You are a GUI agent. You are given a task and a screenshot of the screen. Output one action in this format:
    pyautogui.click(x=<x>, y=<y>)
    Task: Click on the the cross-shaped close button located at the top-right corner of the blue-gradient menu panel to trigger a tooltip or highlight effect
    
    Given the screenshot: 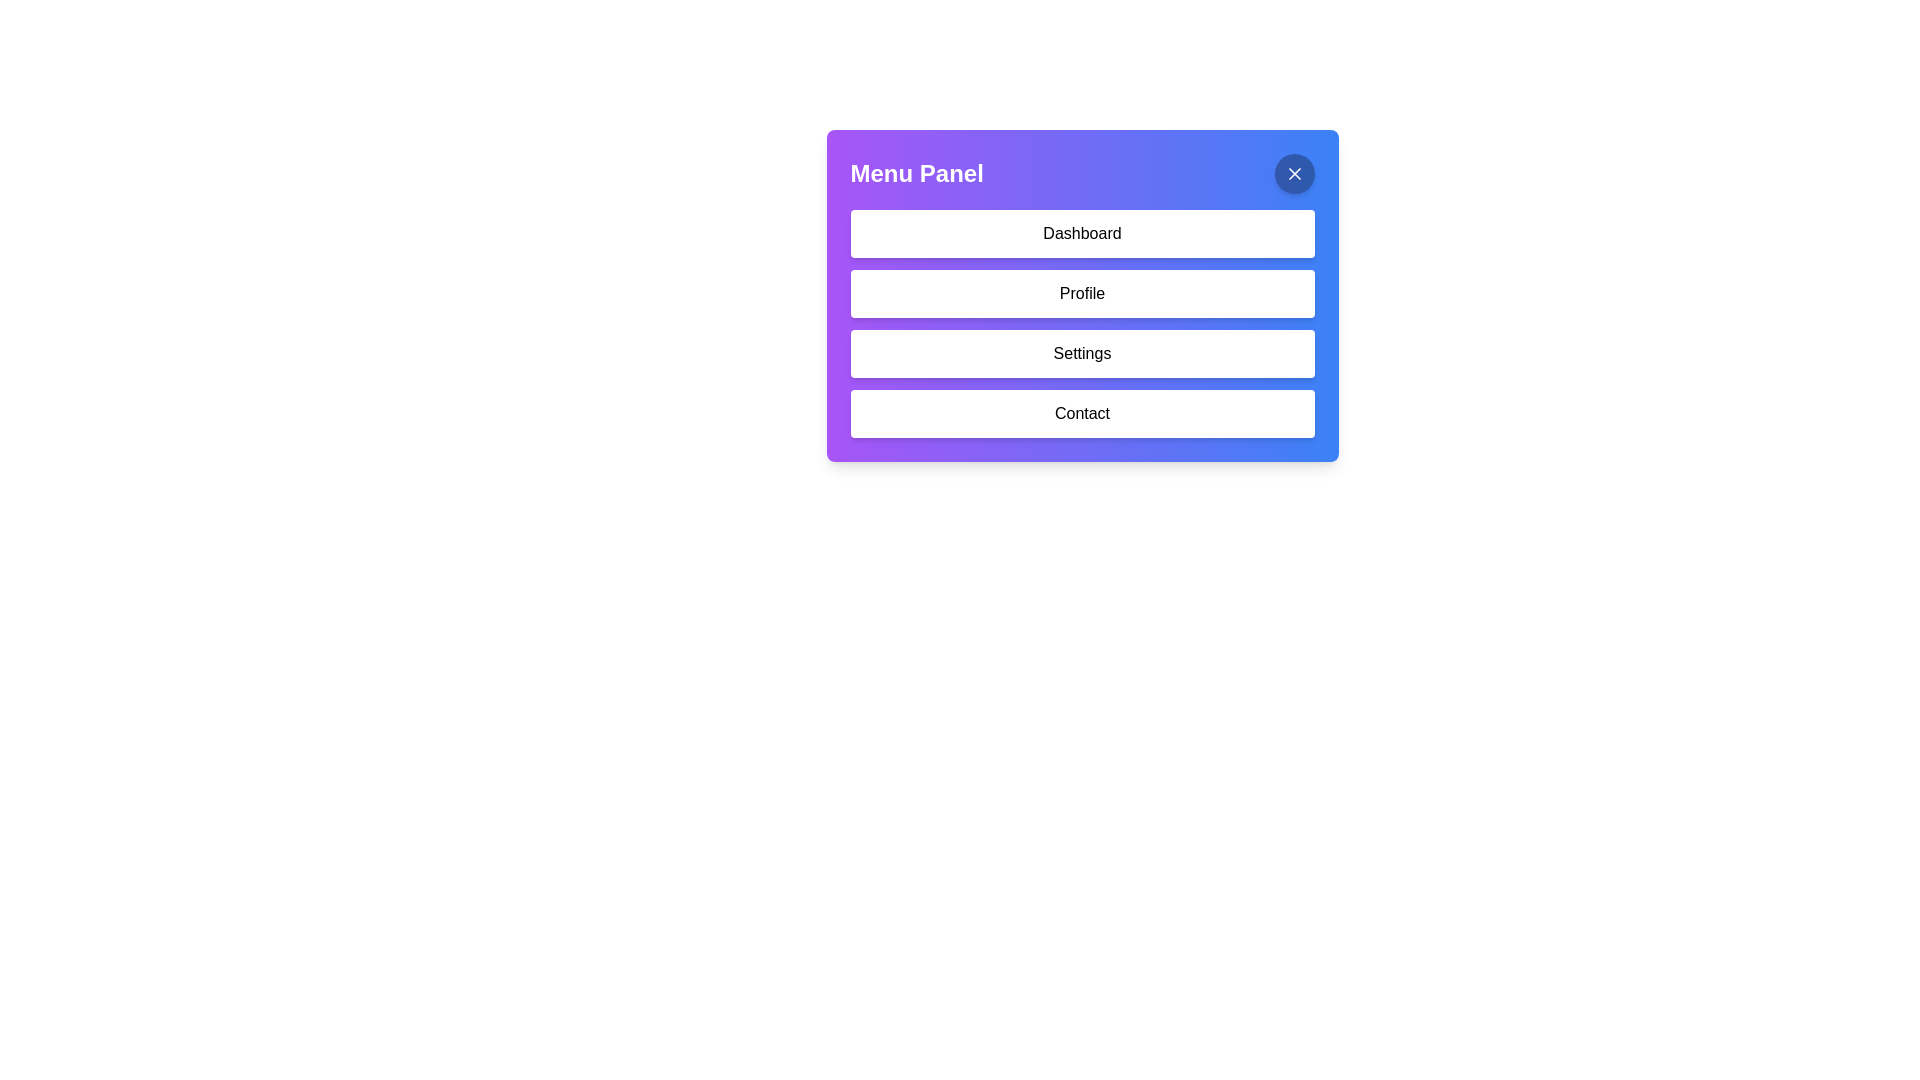 What is the action you would take?
    pyautogui.click(x=1294, y=172)
    